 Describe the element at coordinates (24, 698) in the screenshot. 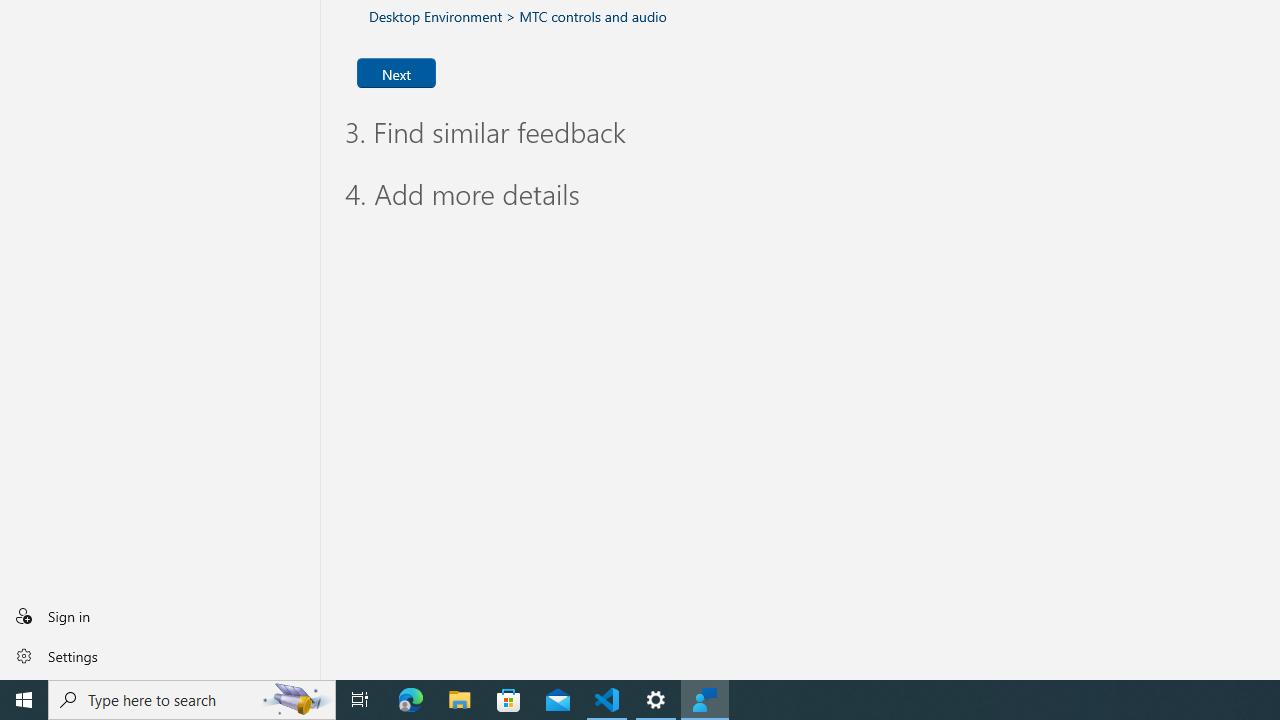

I see `'Start'` at that location.